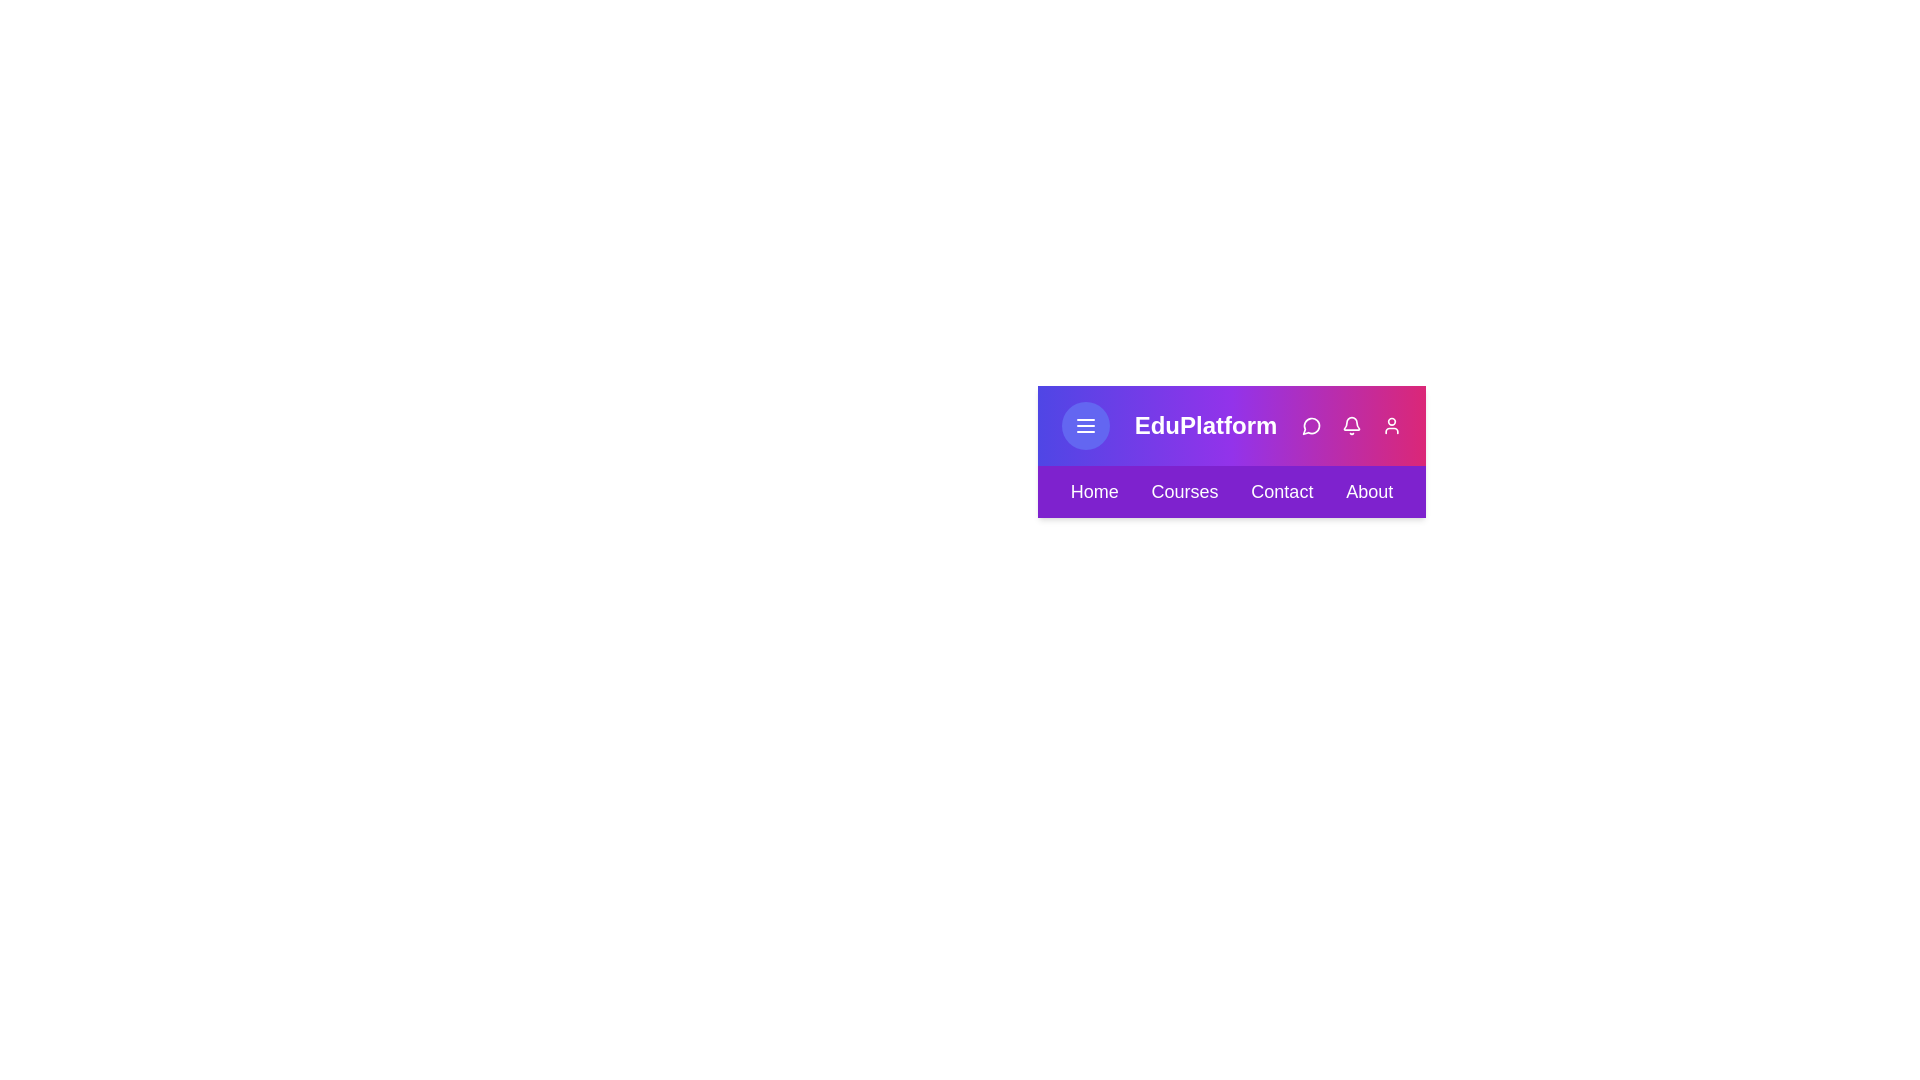  I want to click on the Home navigation menu item, so click(1093, 492).